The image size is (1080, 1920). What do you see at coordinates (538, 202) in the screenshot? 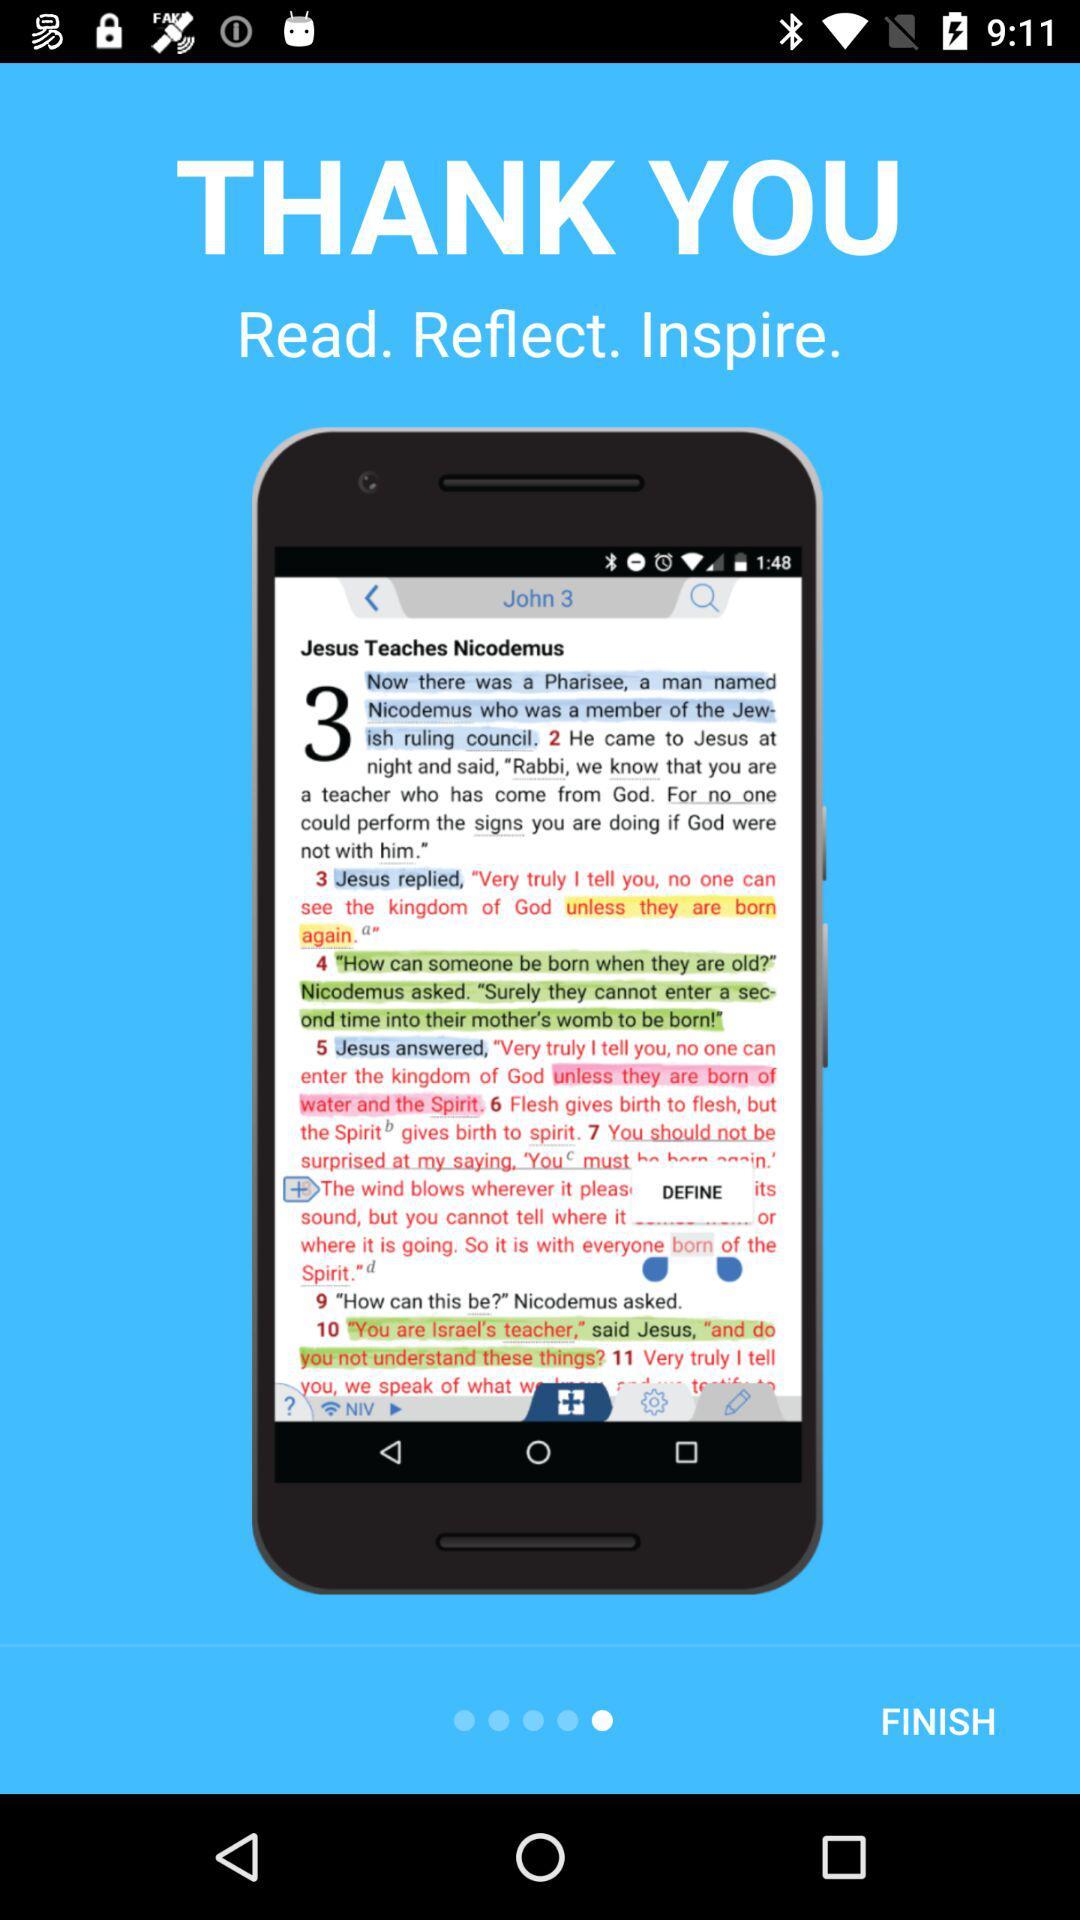
I see `item above the read. reflect. inspire.` at bounding box center [538, 202].